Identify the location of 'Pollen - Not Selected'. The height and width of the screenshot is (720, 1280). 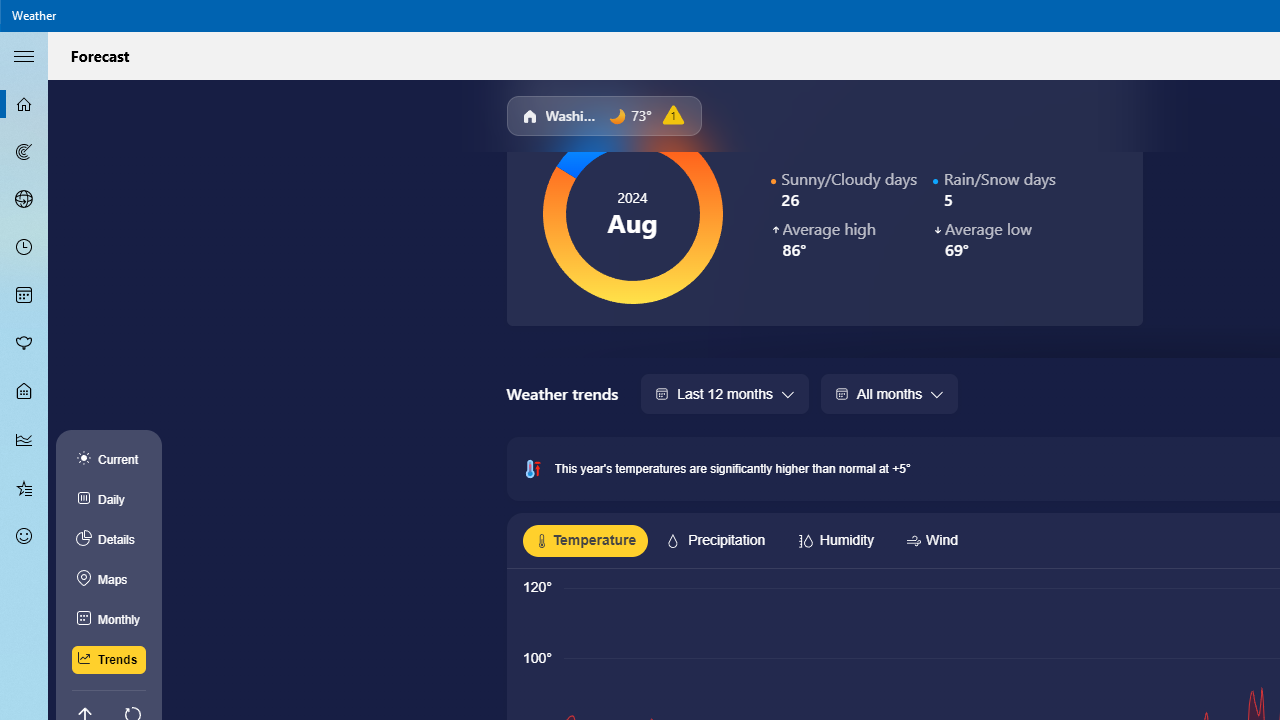
(24, 342).